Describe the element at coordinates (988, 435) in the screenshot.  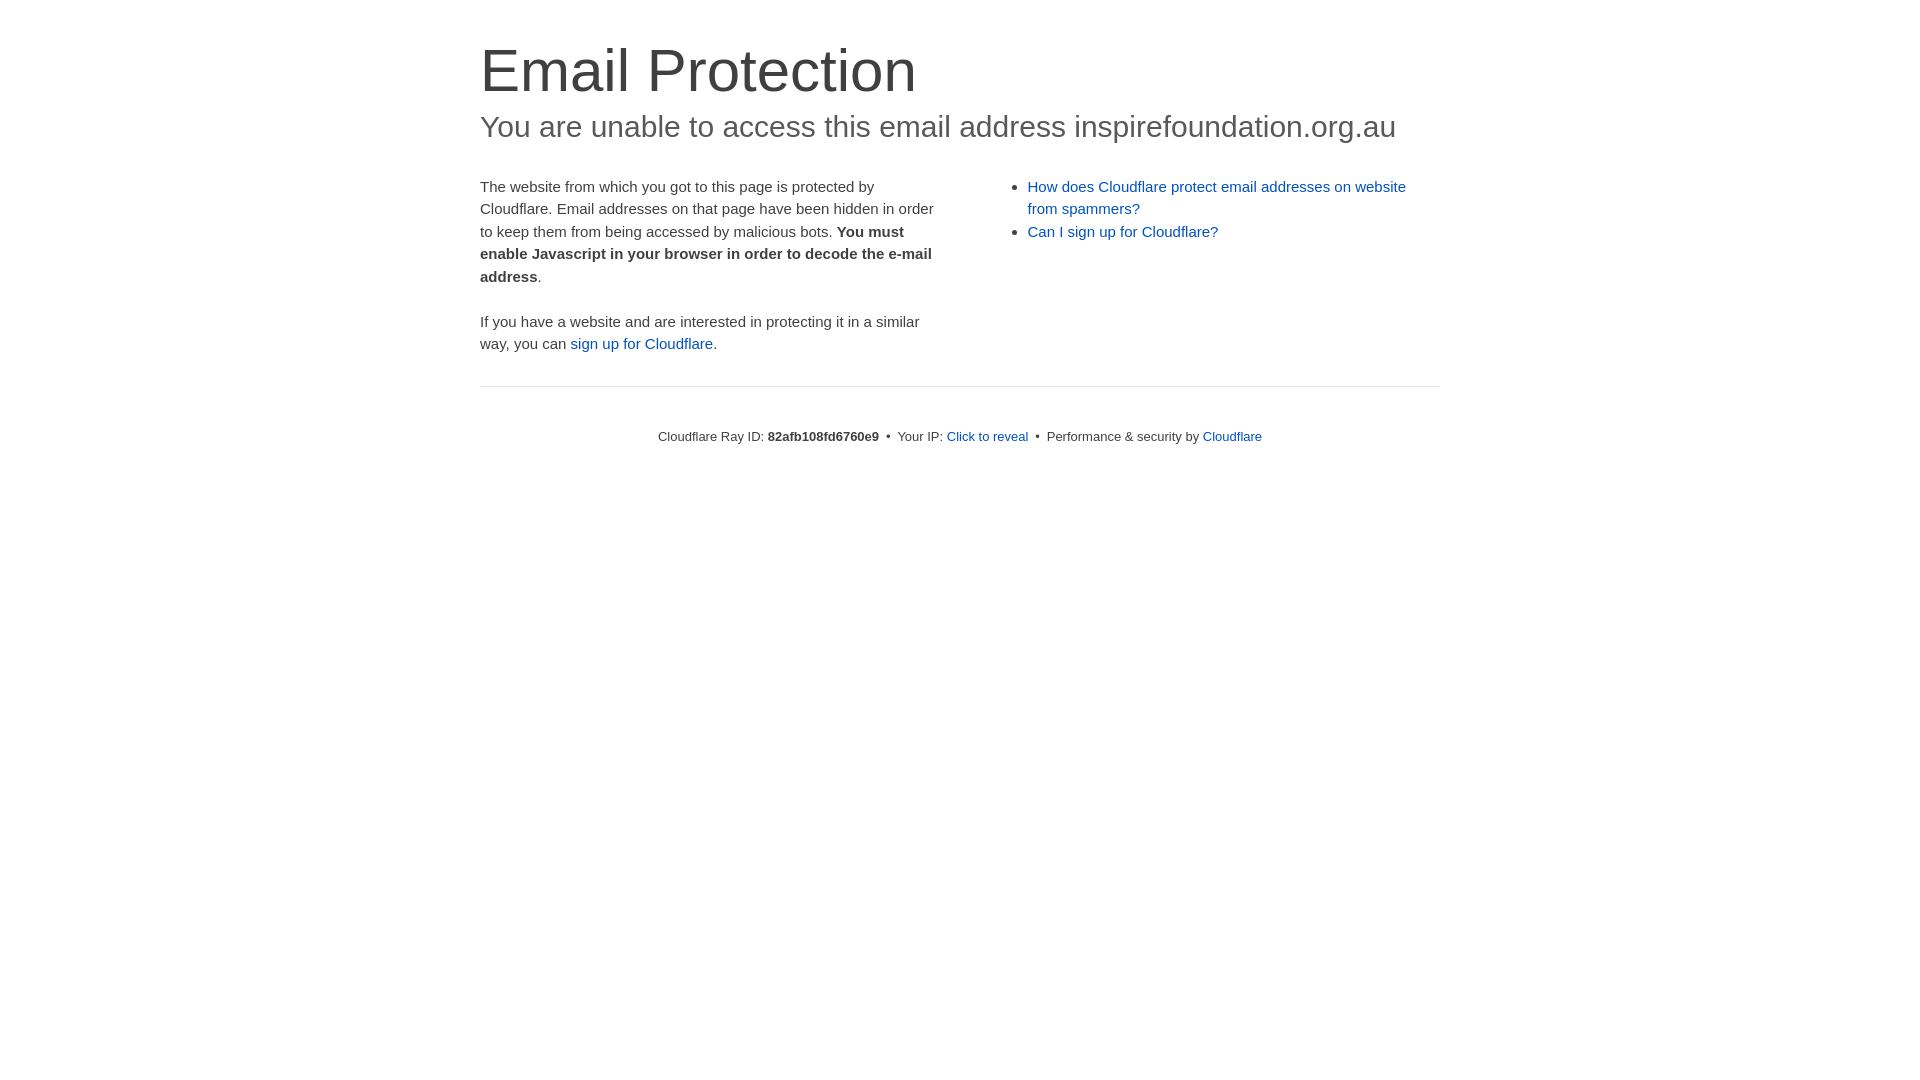
I see `'Click to reveal'` at that location.